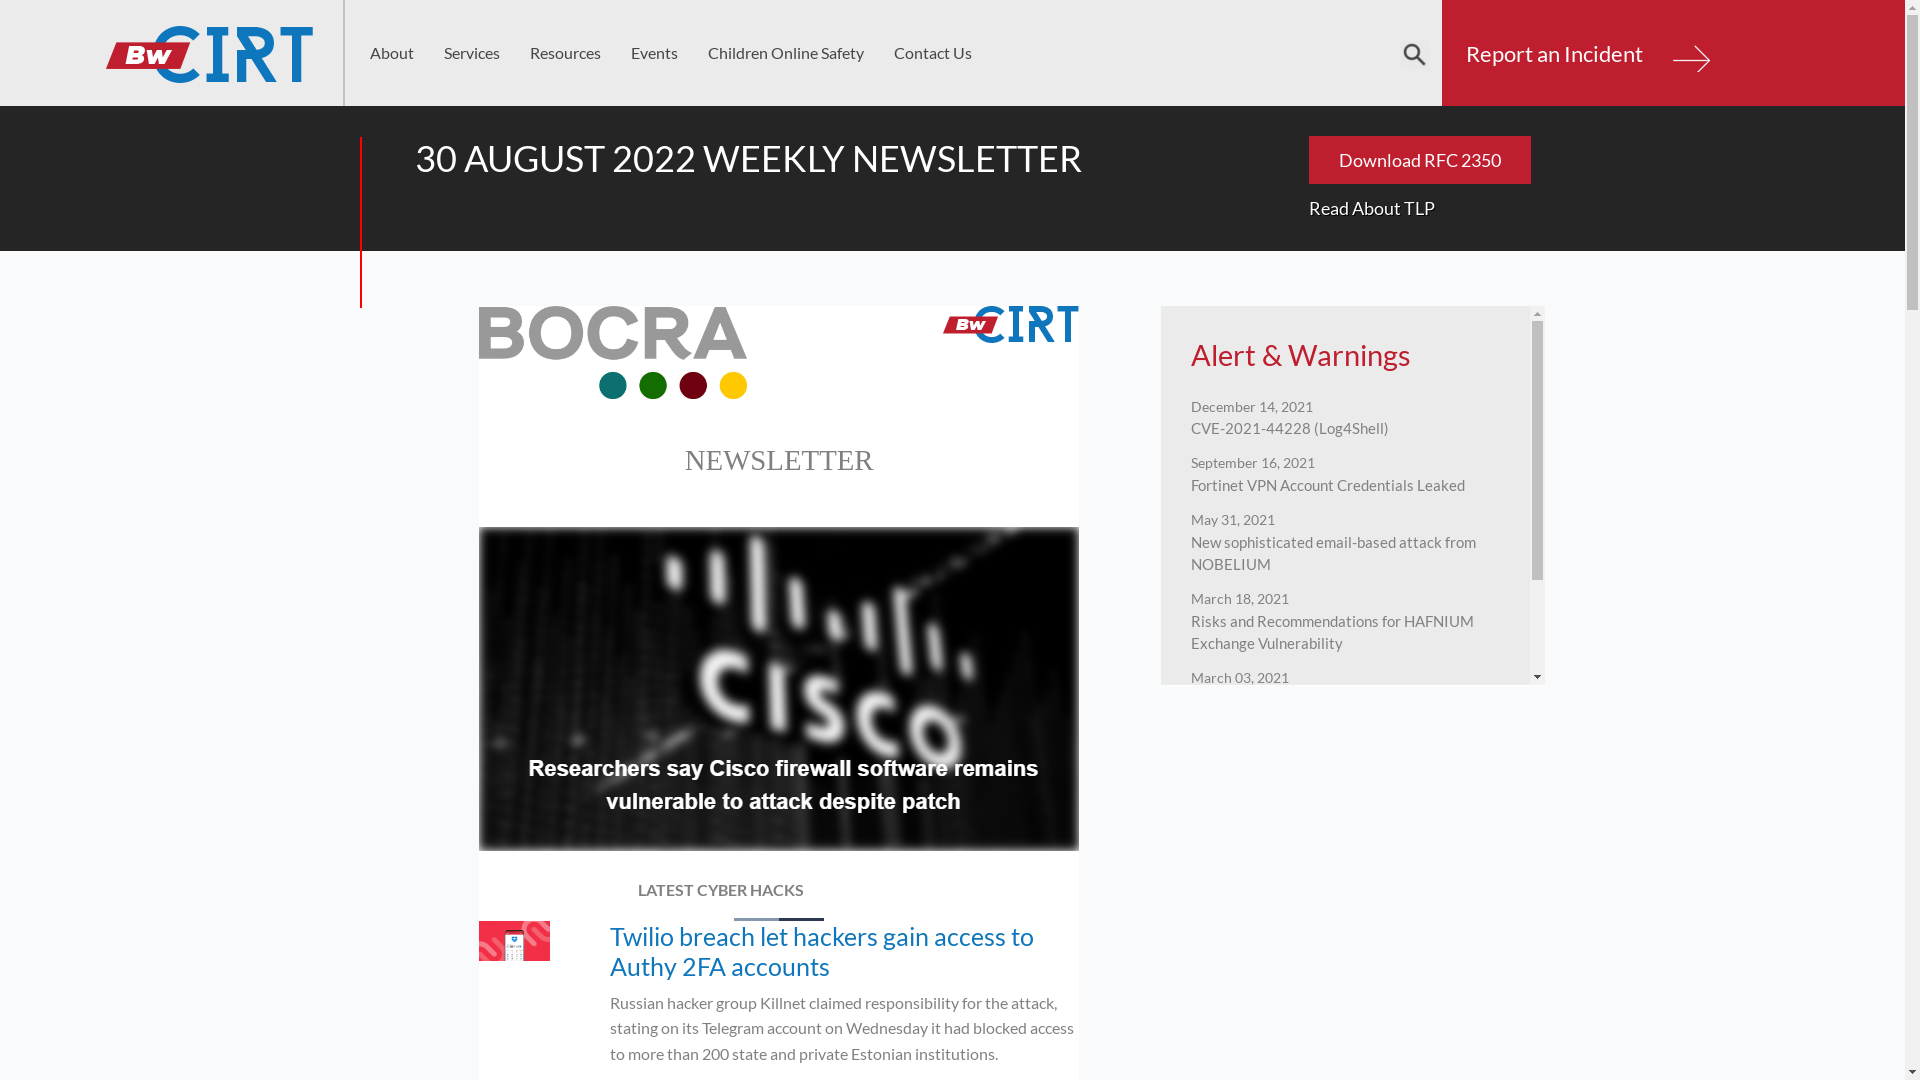 The image size is (1920, 1080). I want to click on 'About', so click(392, 52).